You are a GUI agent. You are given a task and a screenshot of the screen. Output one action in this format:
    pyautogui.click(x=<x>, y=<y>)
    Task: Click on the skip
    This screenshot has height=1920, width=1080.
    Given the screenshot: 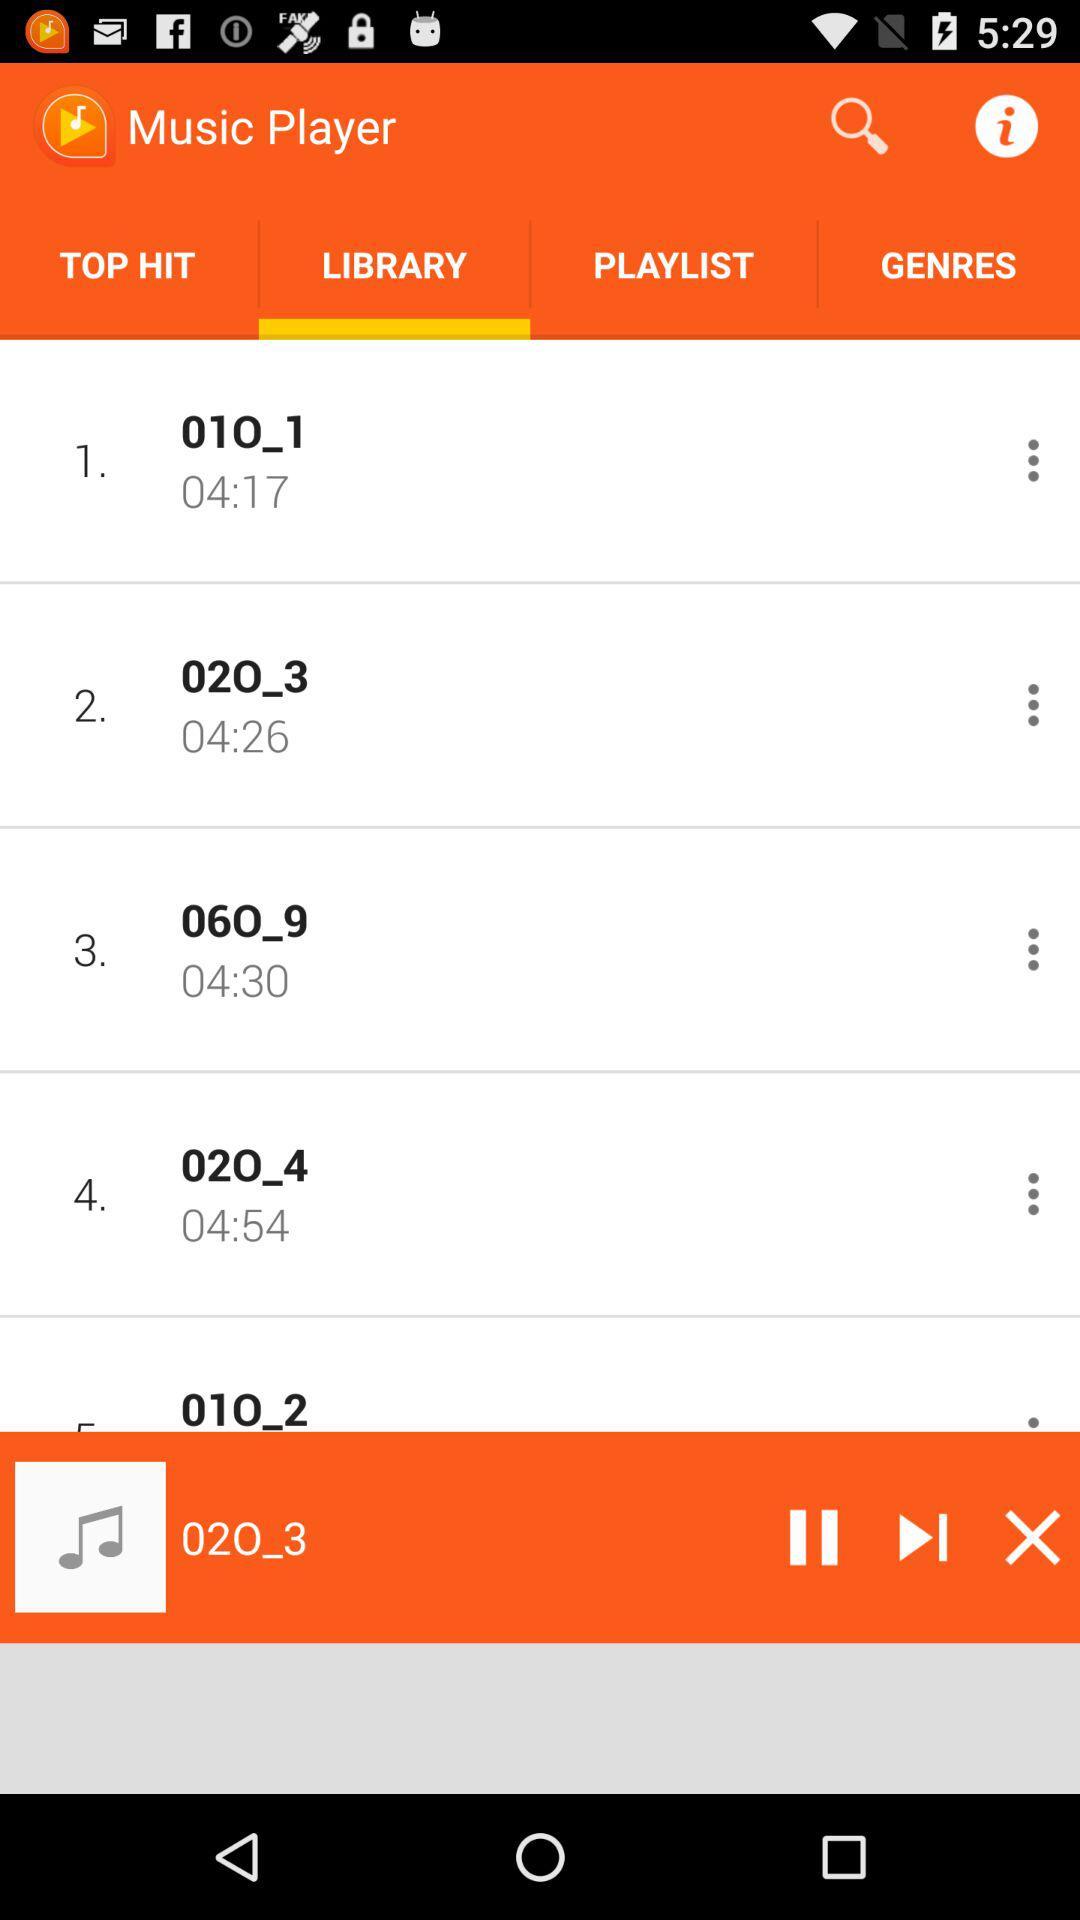 What is the action you would take?
    pyautogui.click(x=923, y=1536)
    